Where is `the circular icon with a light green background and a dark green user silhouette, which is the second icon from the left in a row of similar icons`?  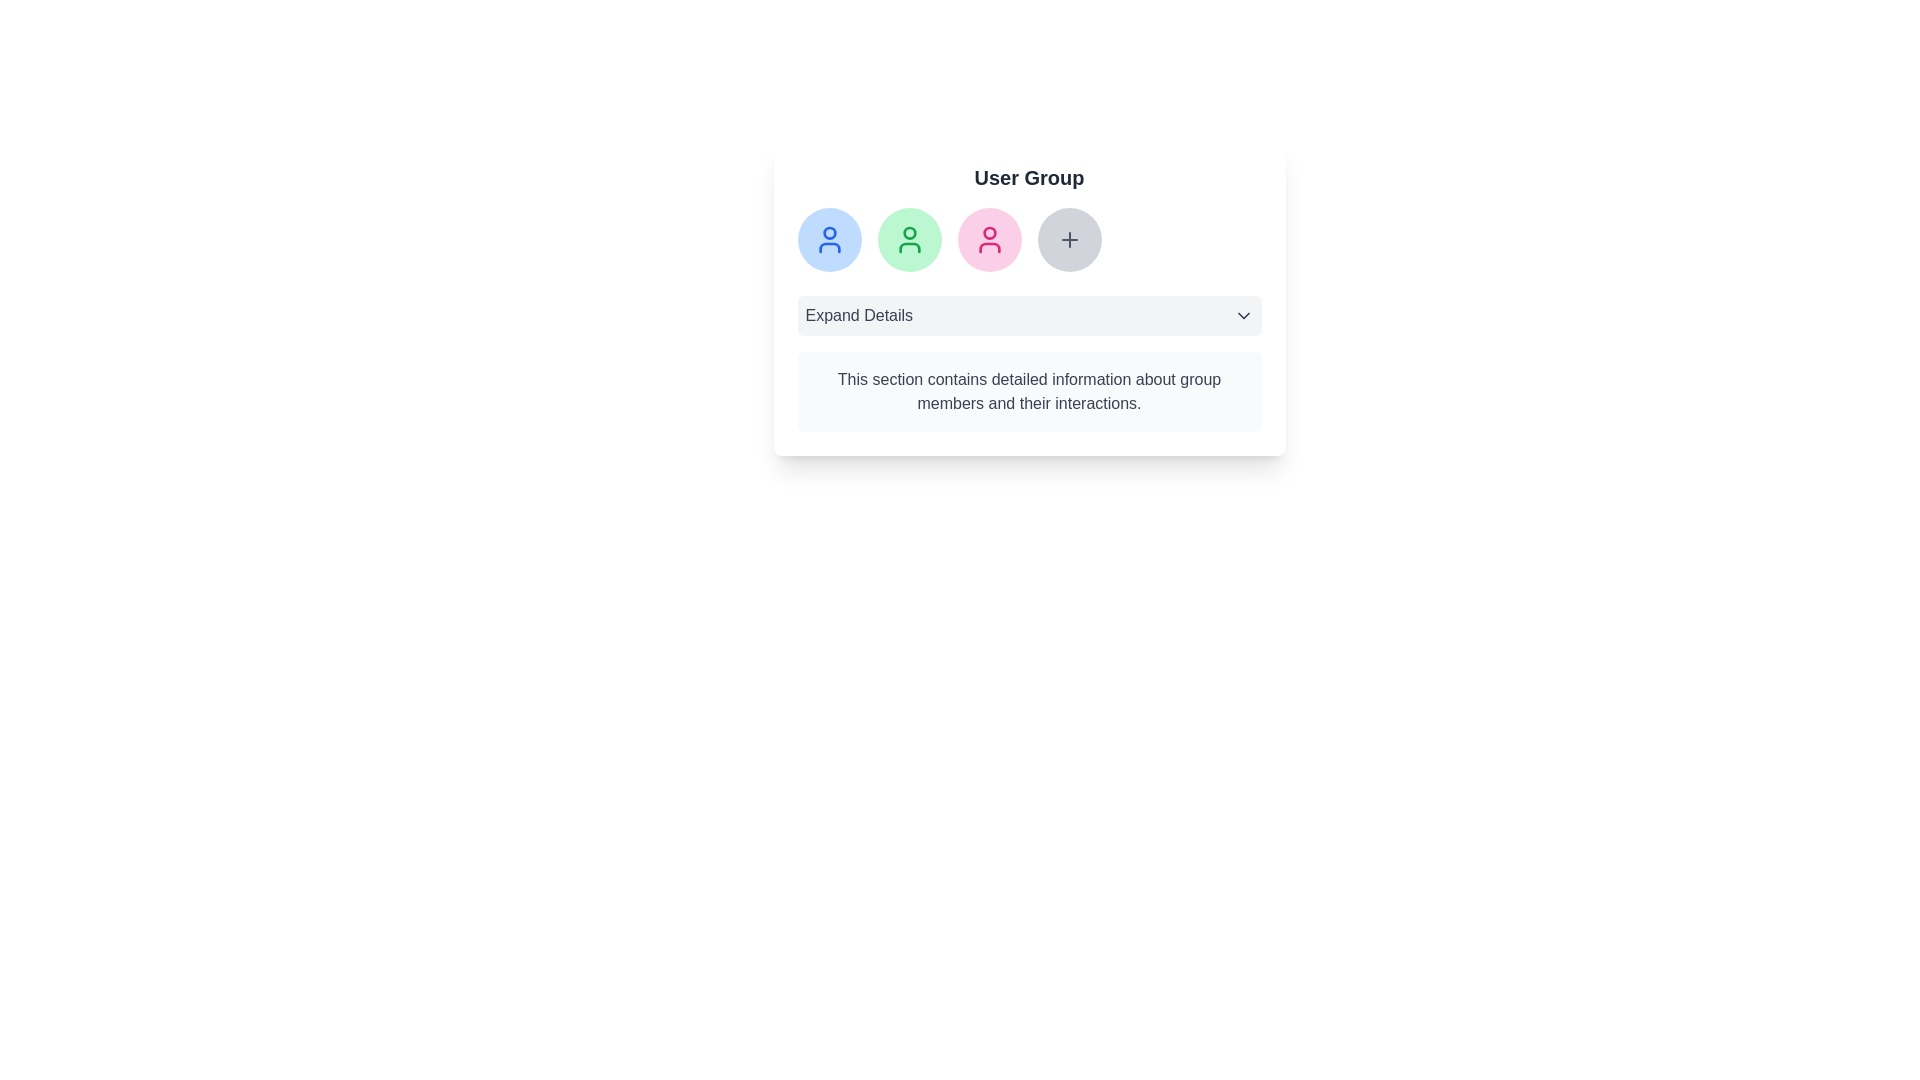 the circular icon with a light green background and a dark green user silhouette, which is the second icon from the left in a row of similar icons is located at coordinates (908, 238).